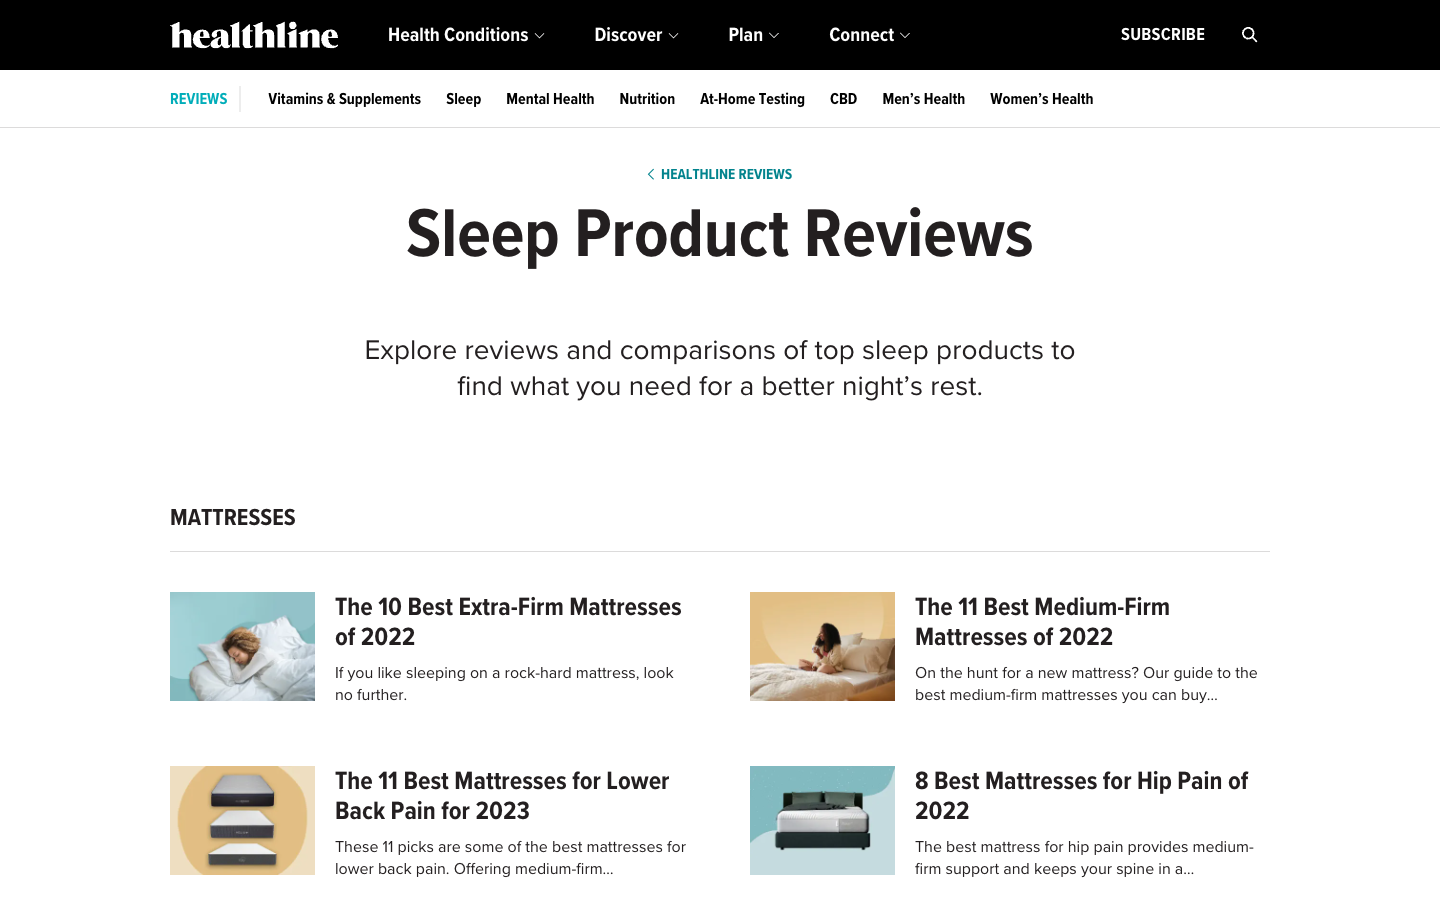 The height and width of the screenshot is (900, 1440). I want to click on Input "mattresses" into the search bar and submit the search, so click(1249, 34).